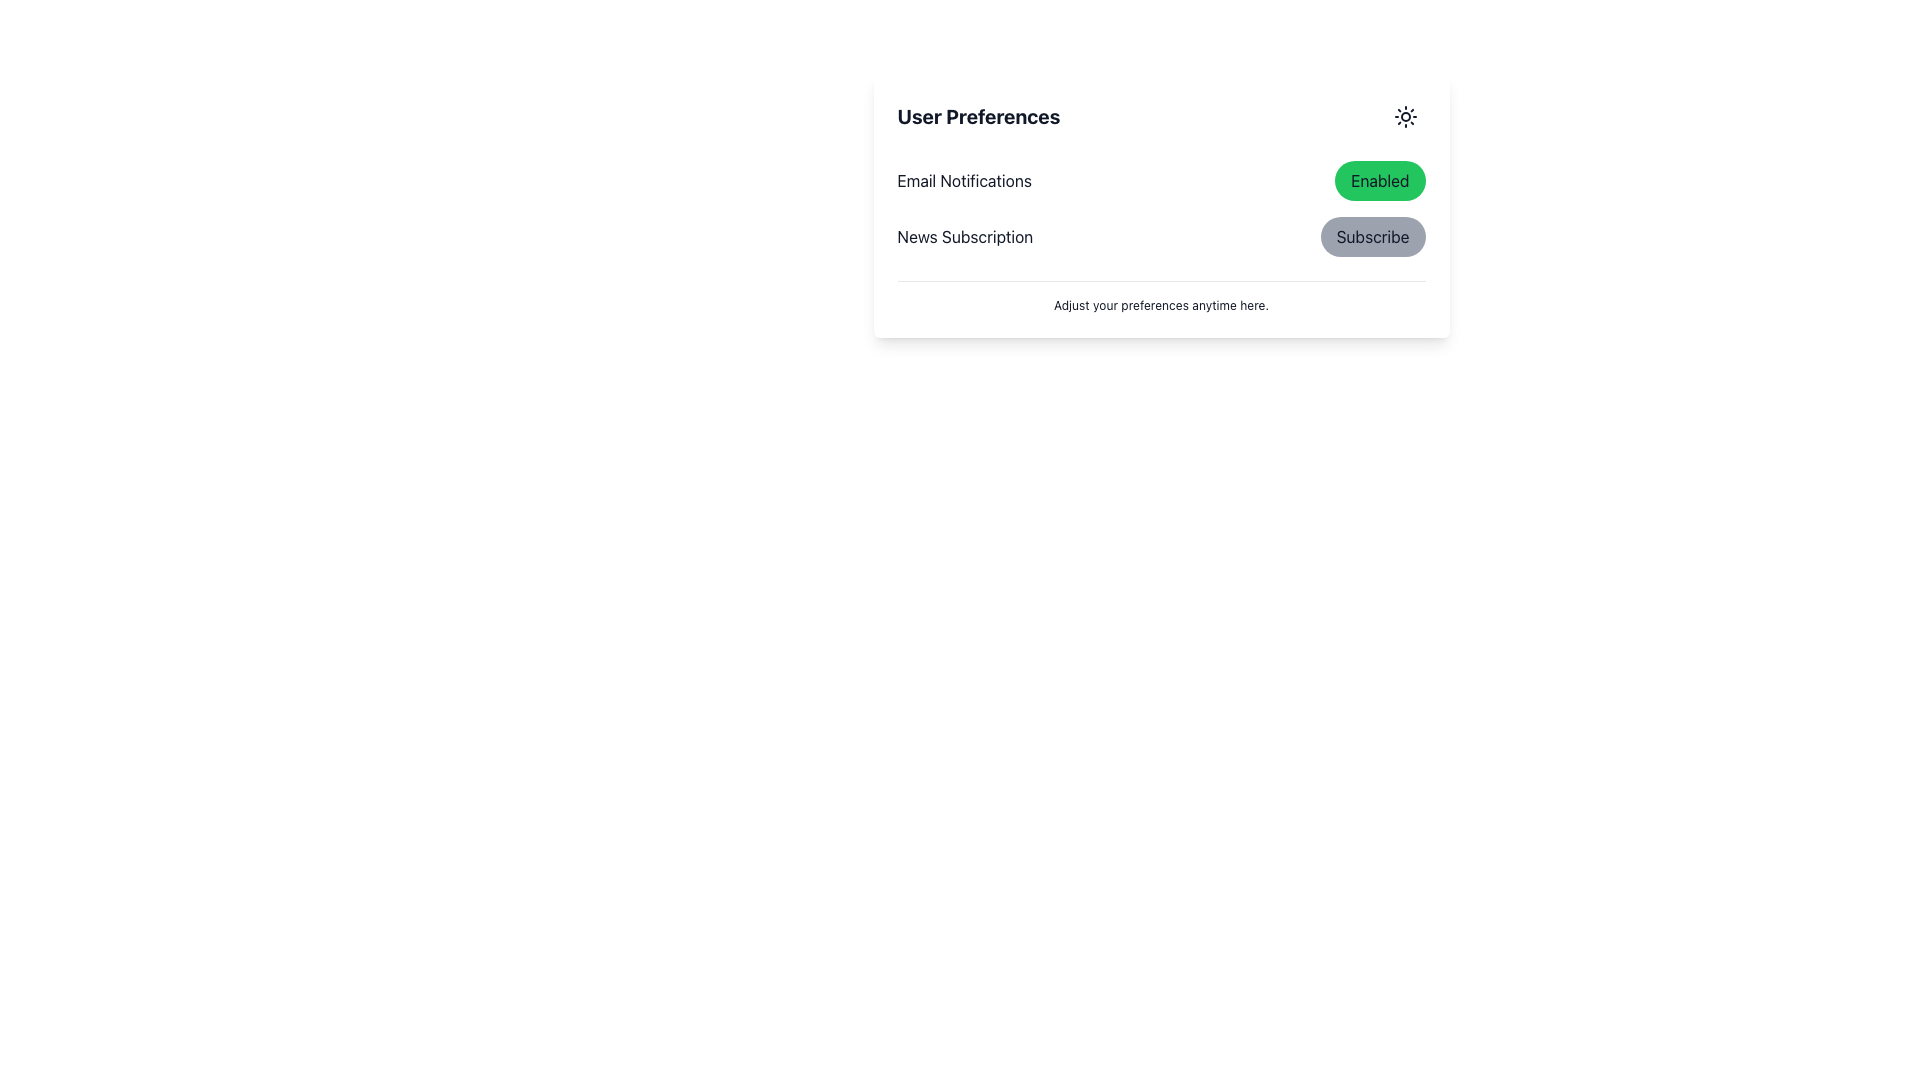 The height and width of the screenshot is (1080, 1920). I want to click on the Static Text Display that reads 'Adjust your preferences anytime here.' located at the bottom part of the user preferences section, so click(1161, 305).